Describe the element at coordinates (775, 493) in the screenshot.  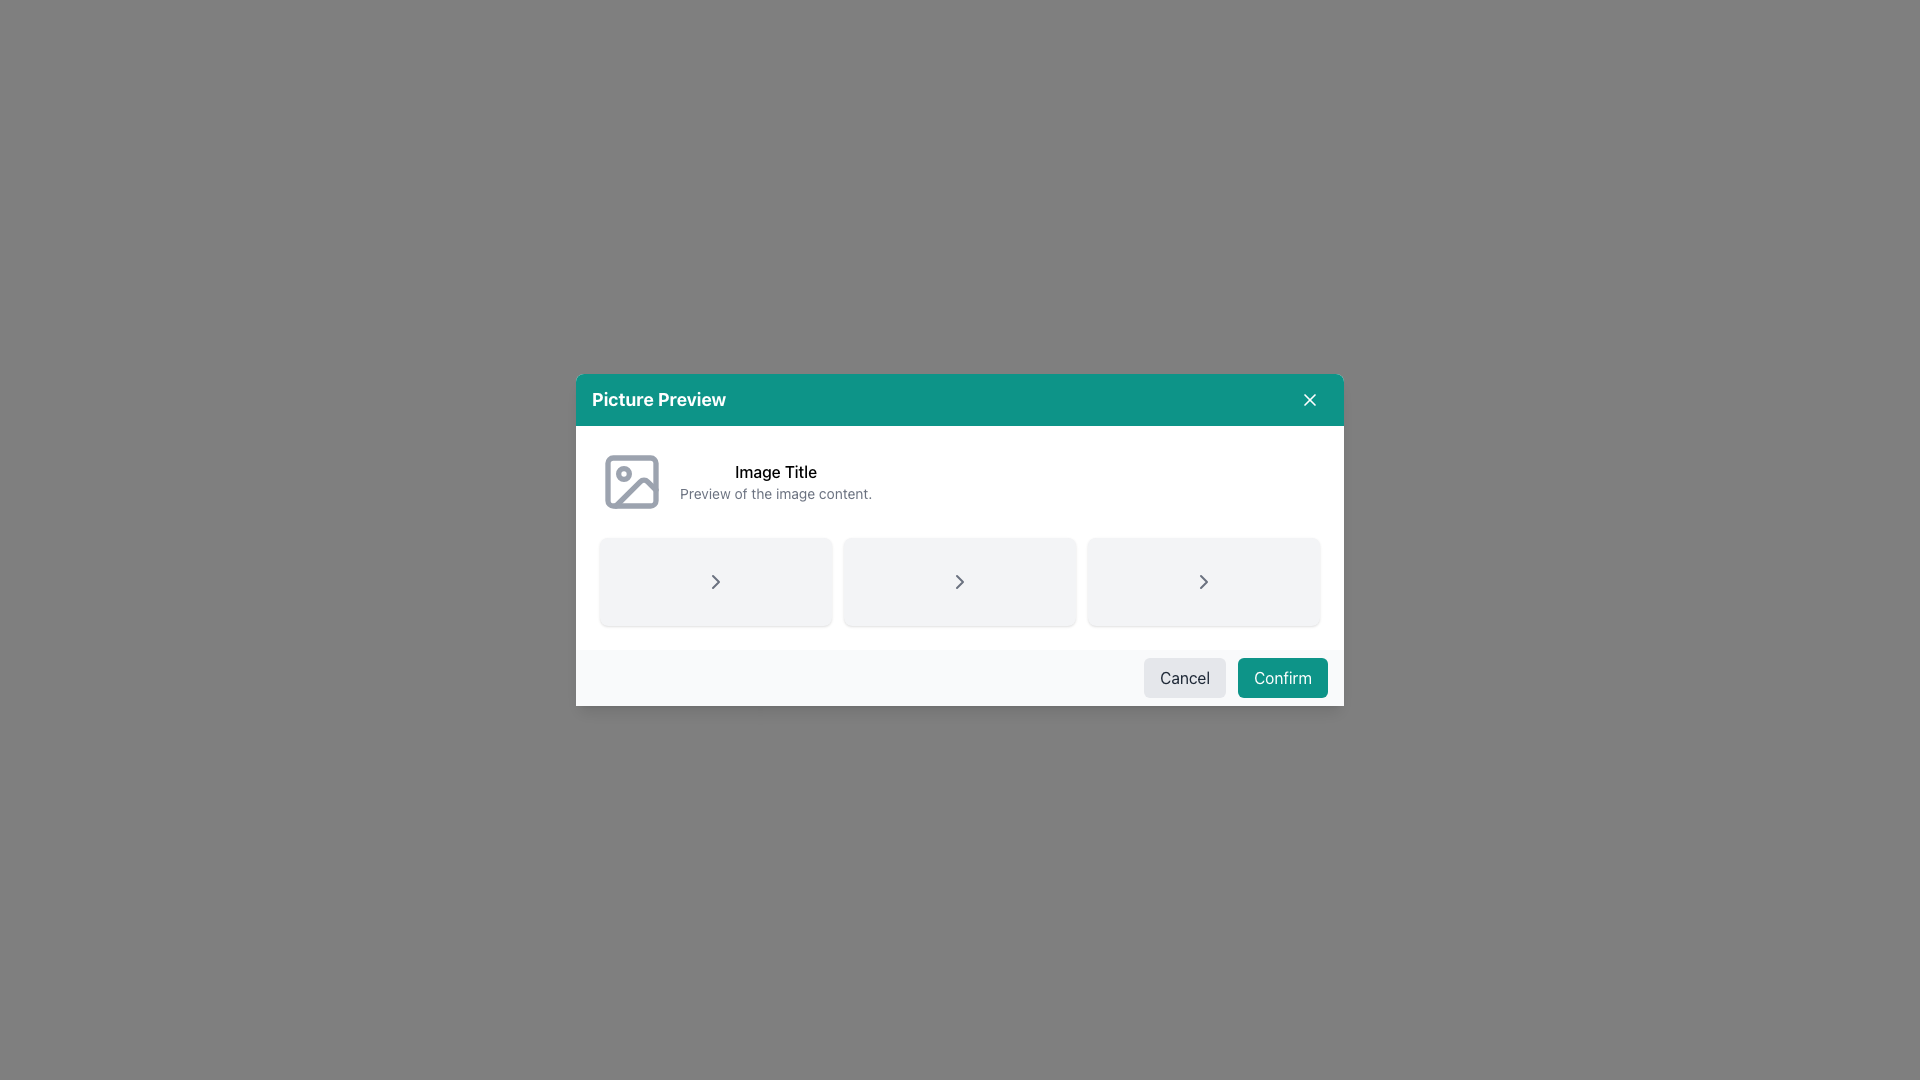
I see `text element that displays 'Preview of the image content.' located beneath the 'Image Title' in the 'Picture Preview' modal` at that location.